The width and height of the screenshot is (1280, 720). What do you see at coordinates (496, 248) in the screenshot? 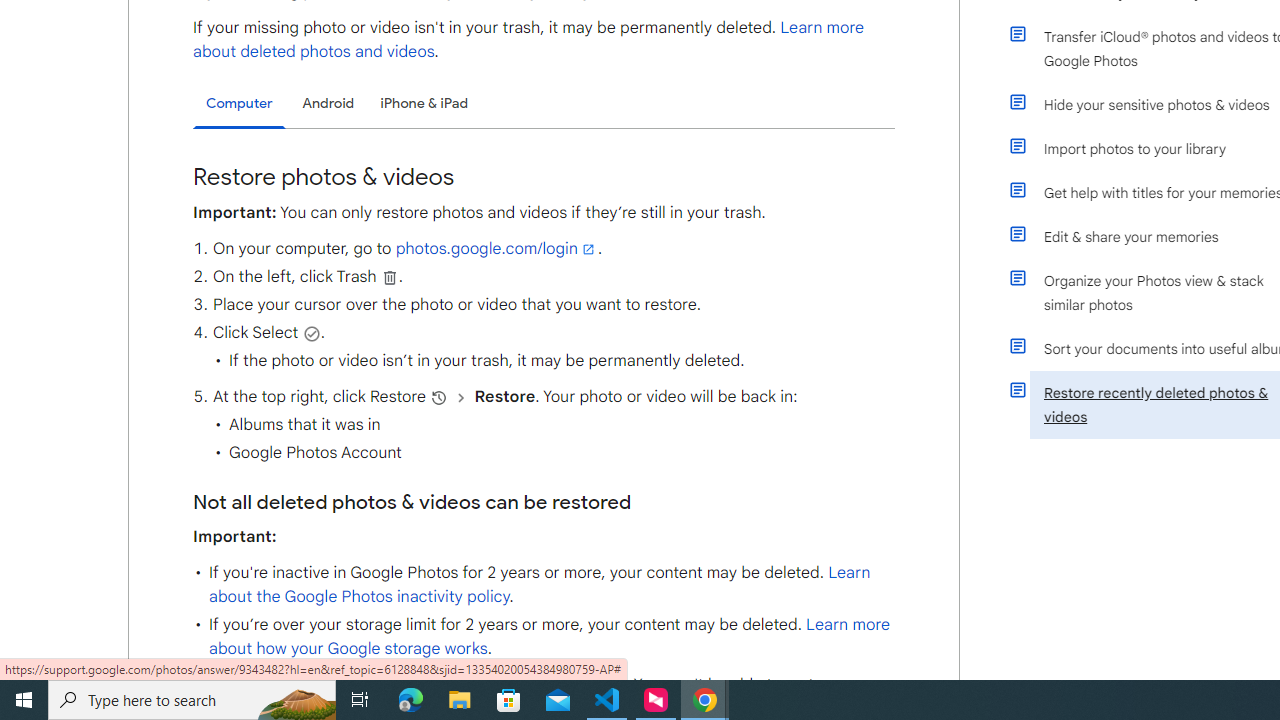
I see `'photos.google.com/login'` at bounding box center [496, 248].